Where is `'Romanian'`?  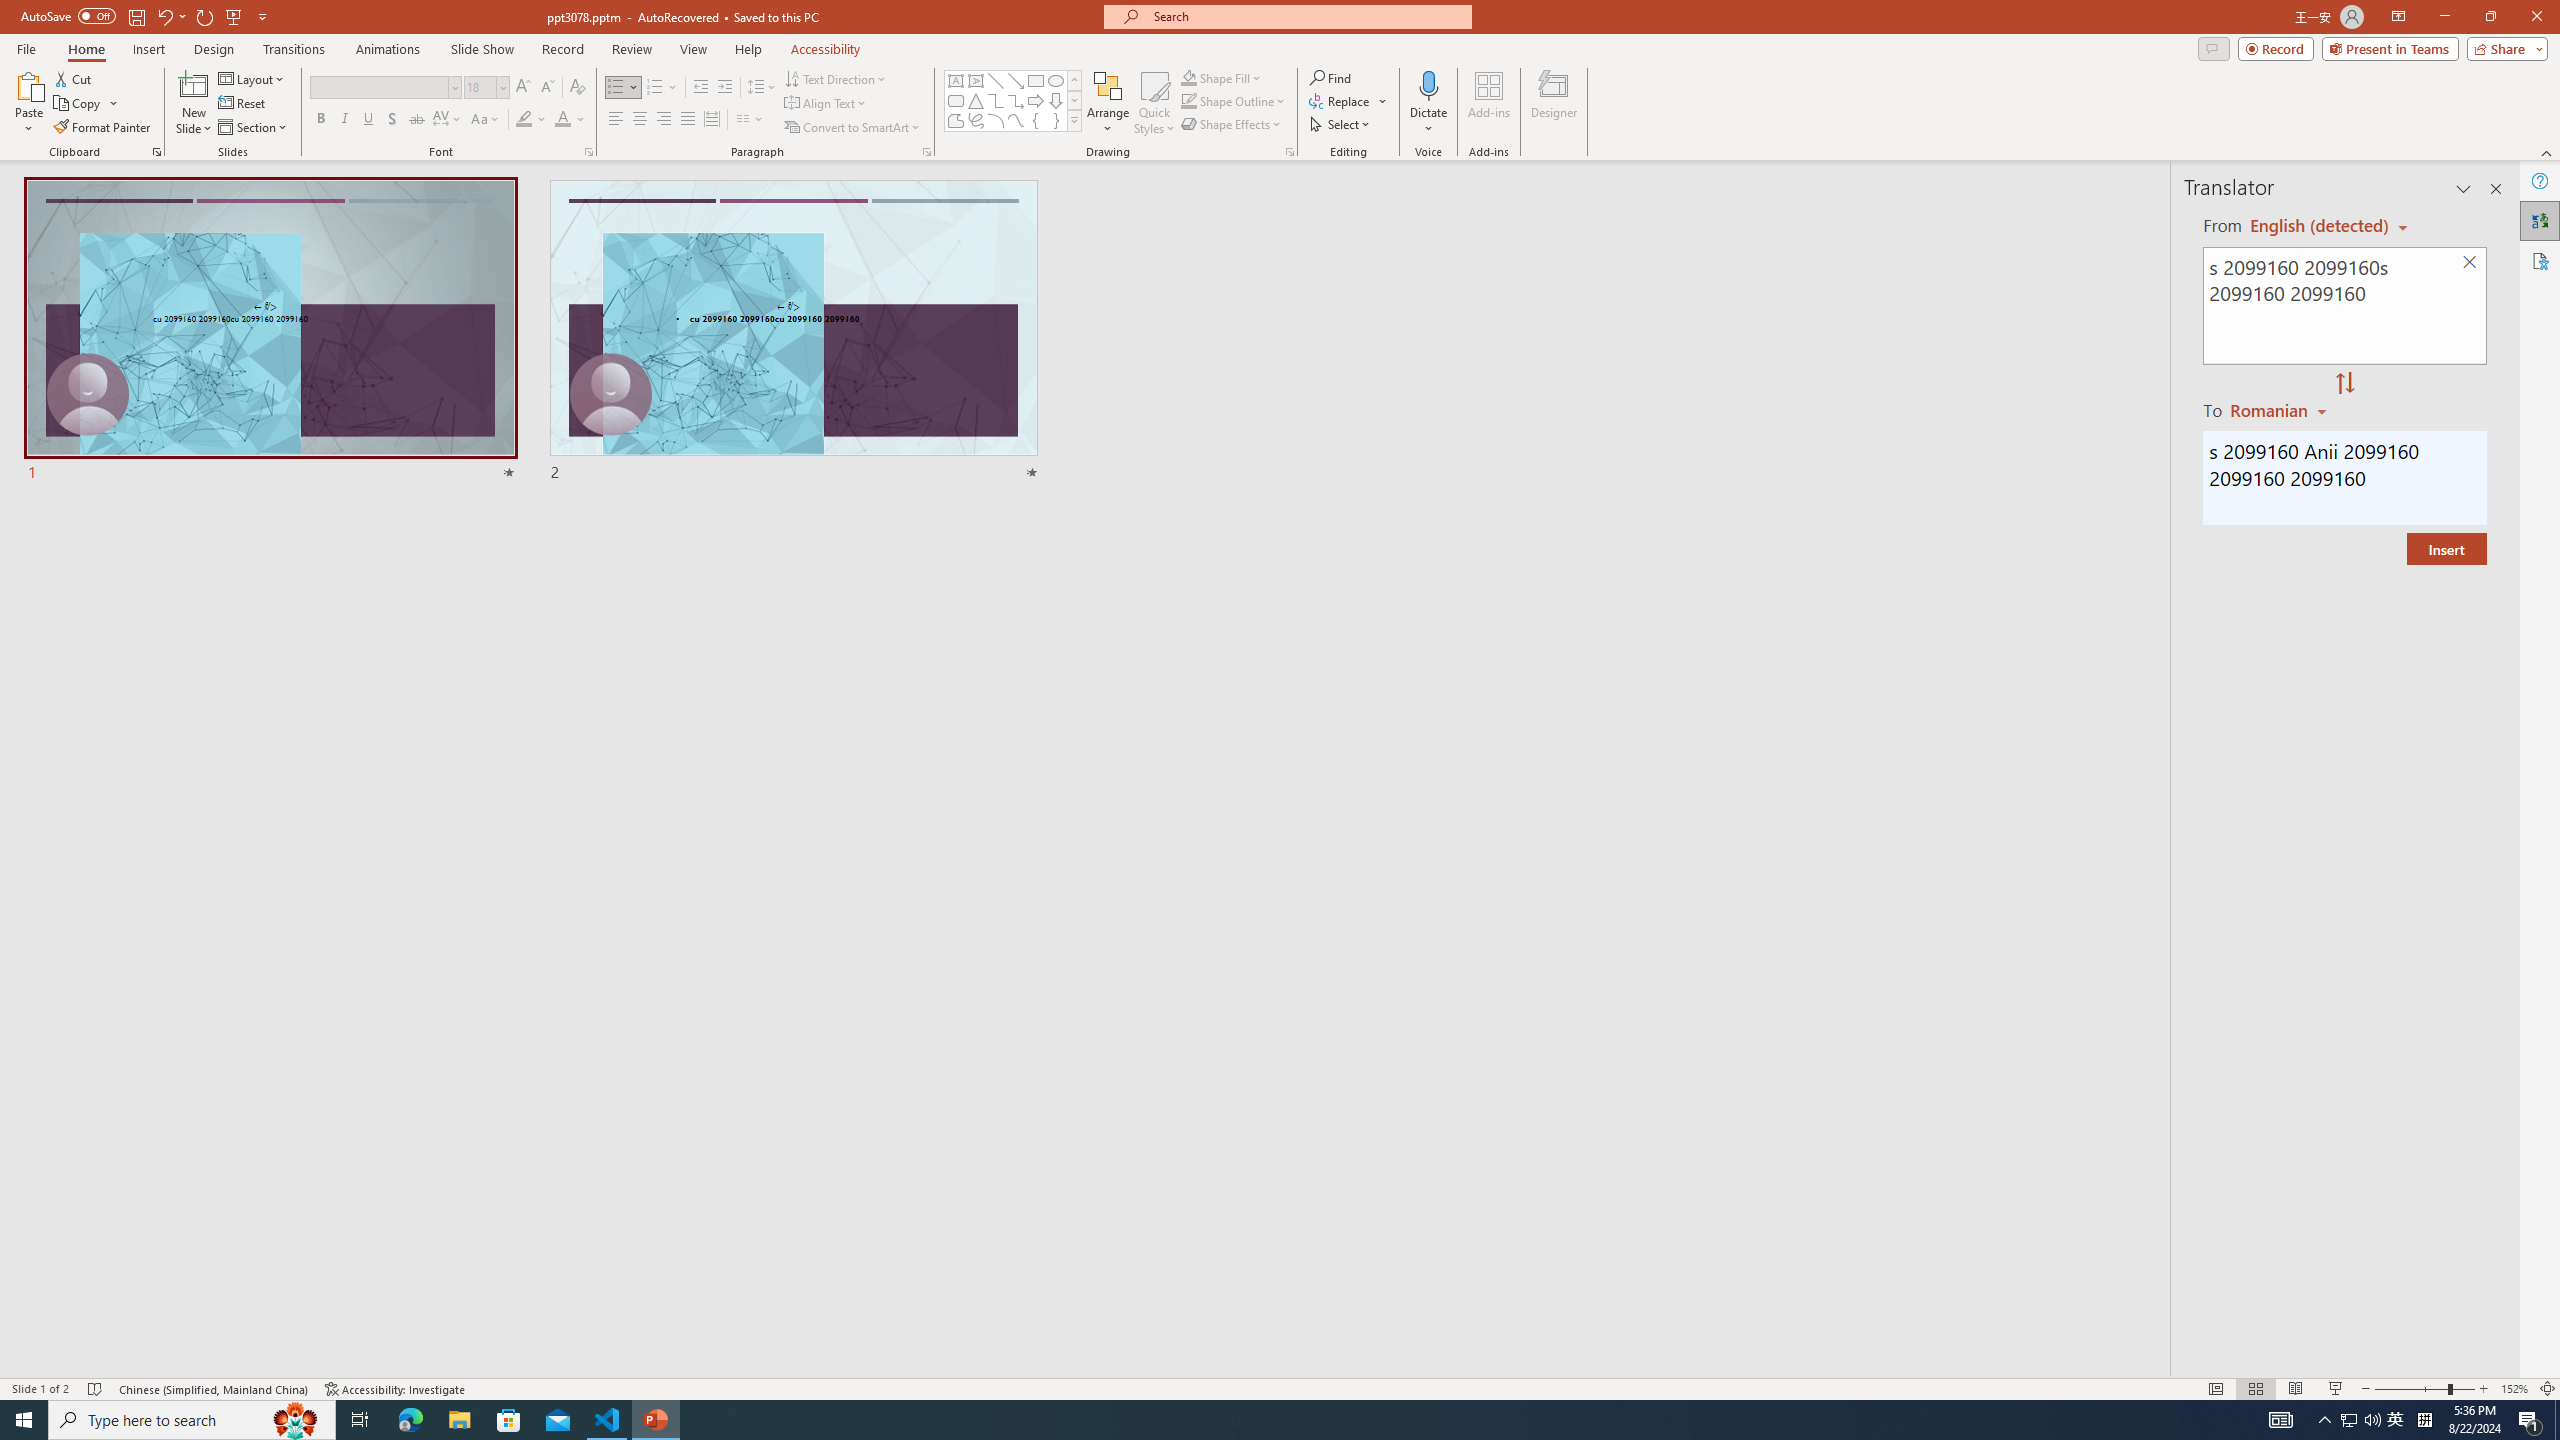
'Romanian' is located at coordinates (2279, 409).